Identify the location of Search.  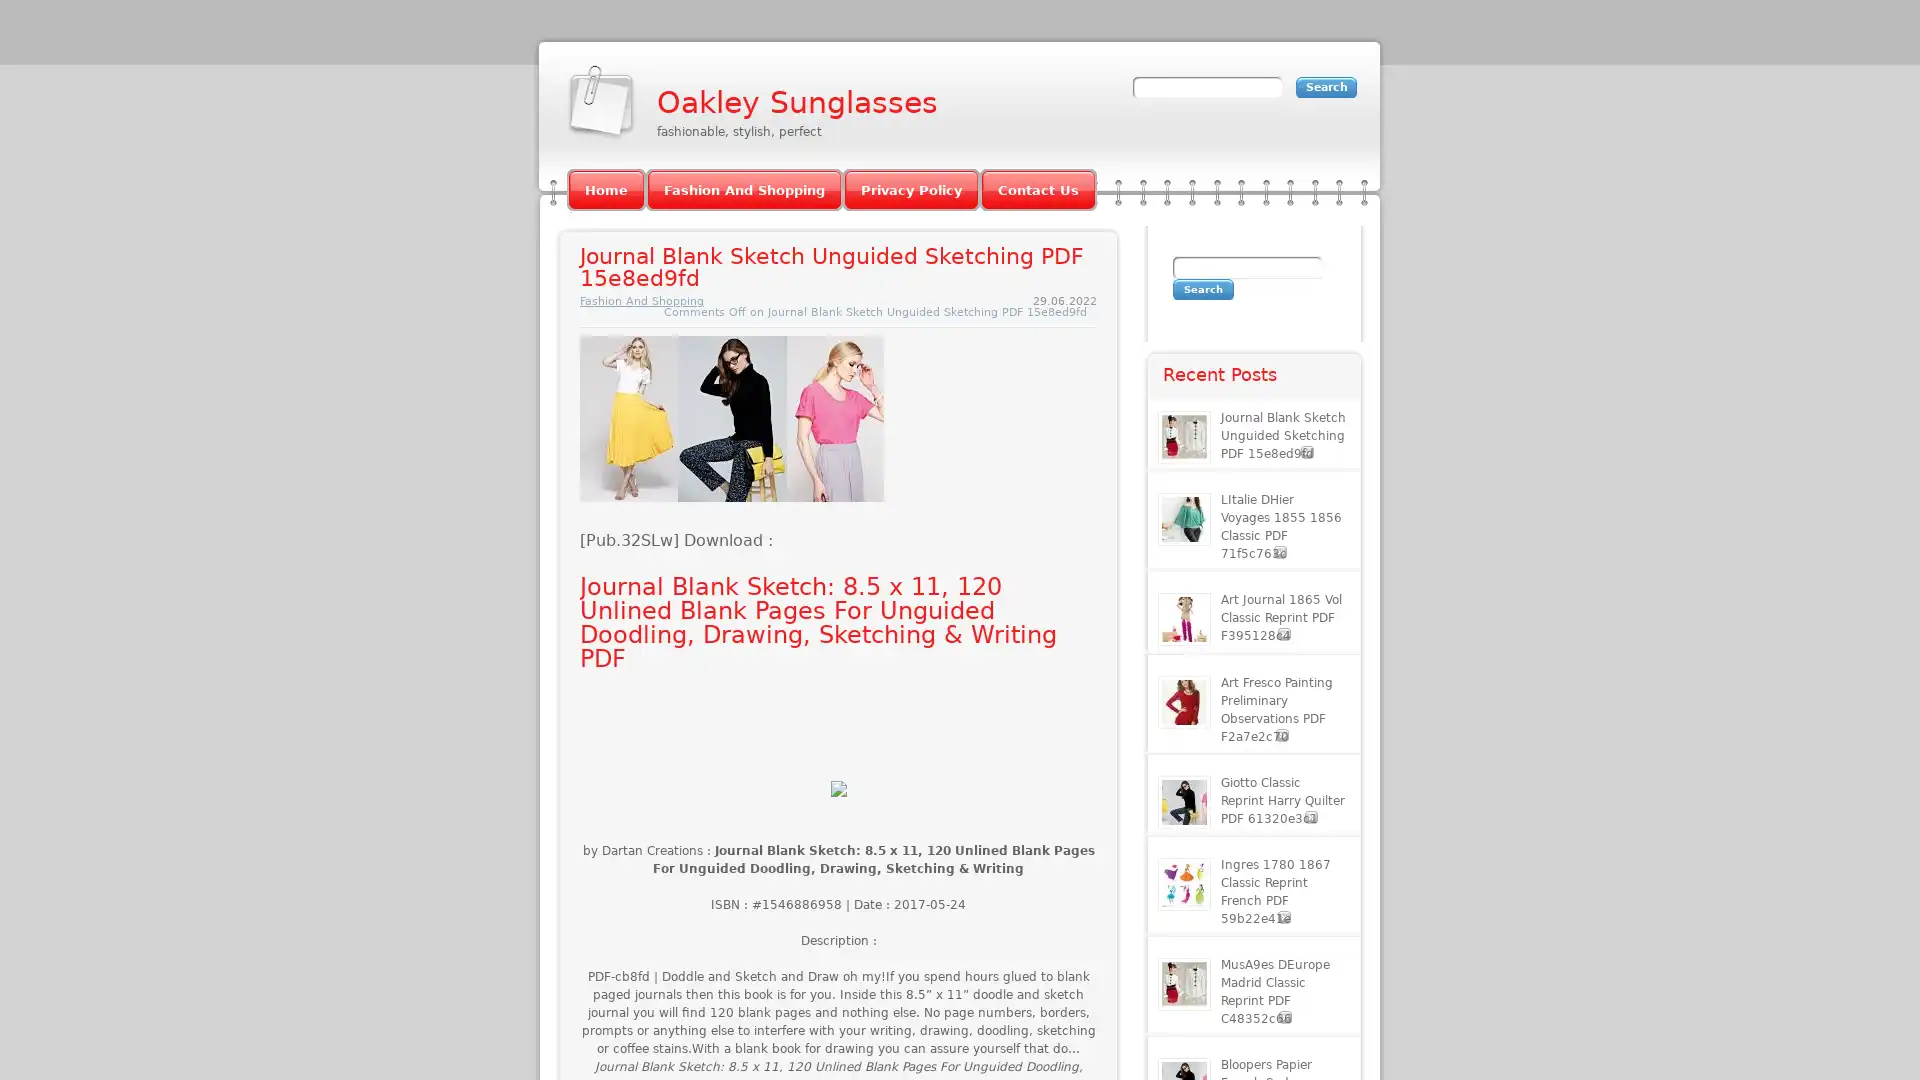
(1202, 289).